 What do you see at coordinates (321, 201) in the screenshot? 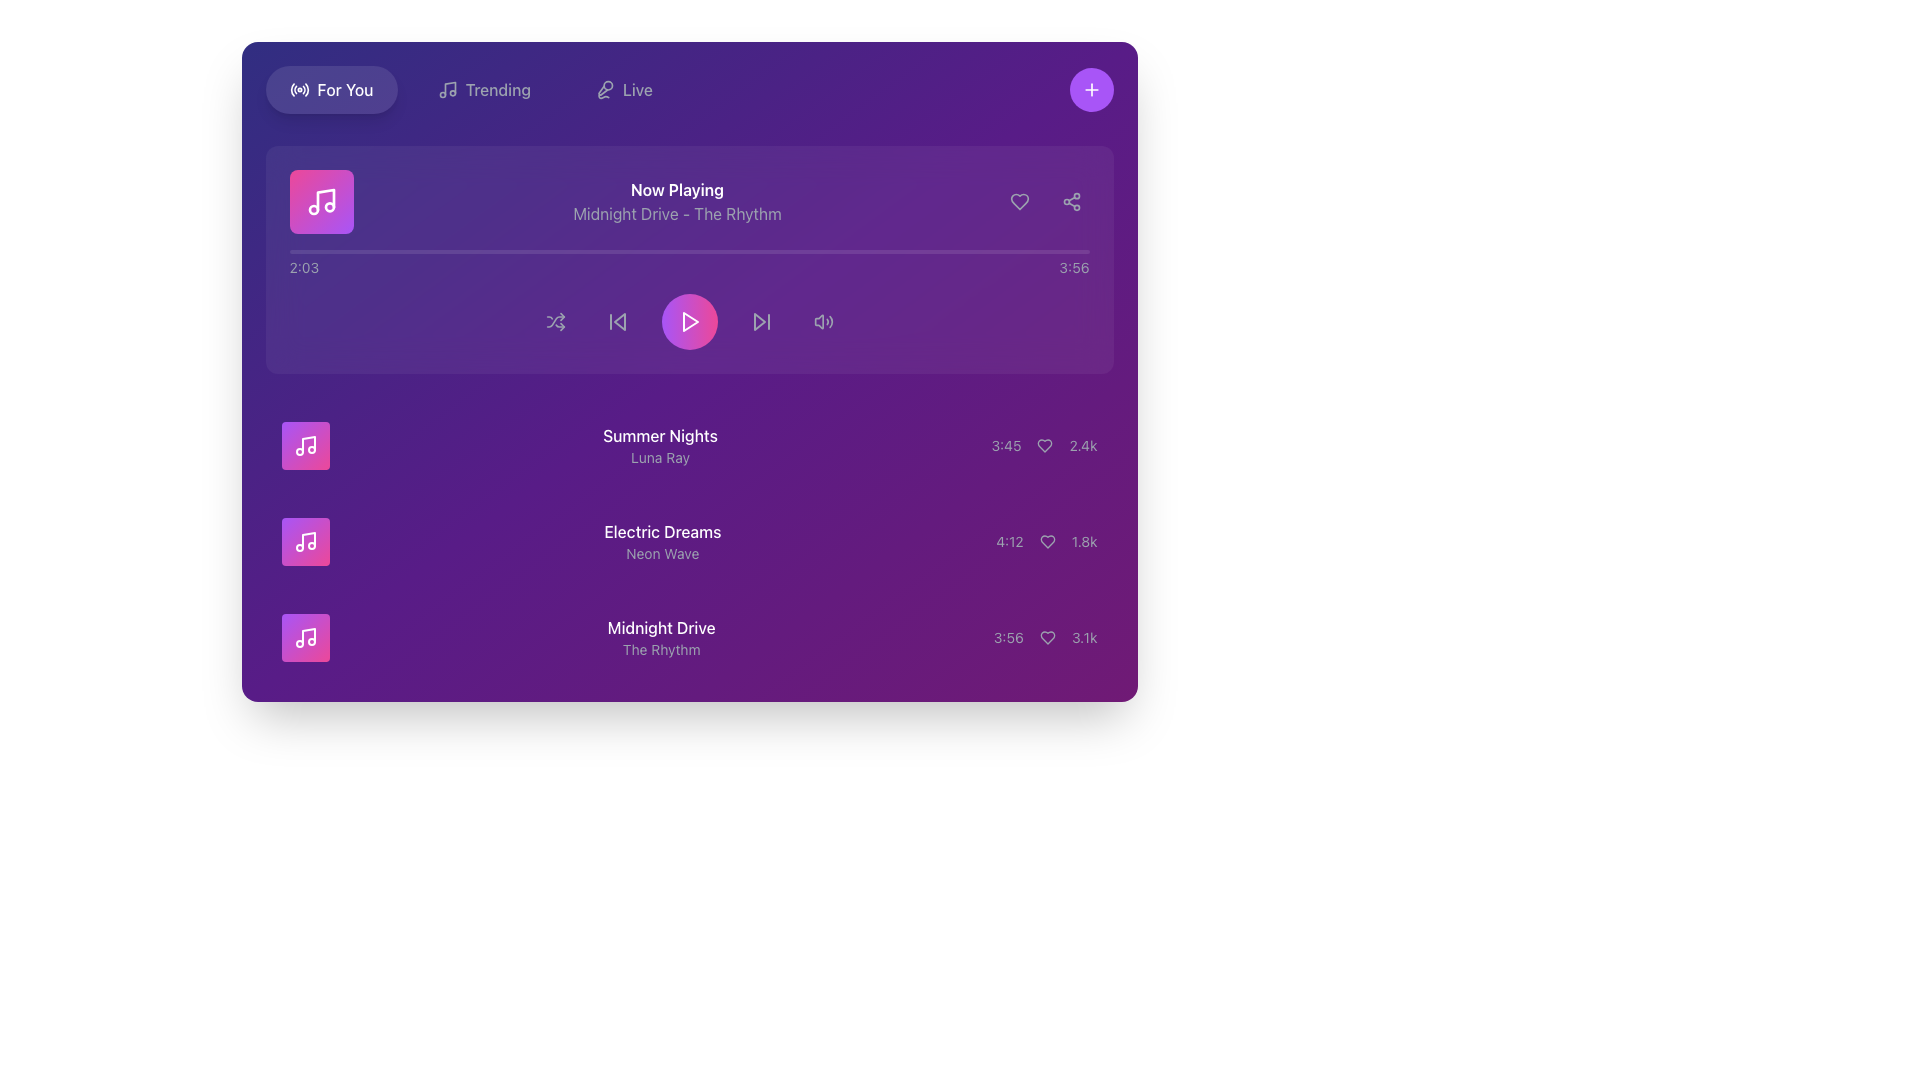
I see `the gradient square with rounded corners containing a white music note icon, located in the top-left corner of the 'Now Playing' section` at bounding box center [321, 201].